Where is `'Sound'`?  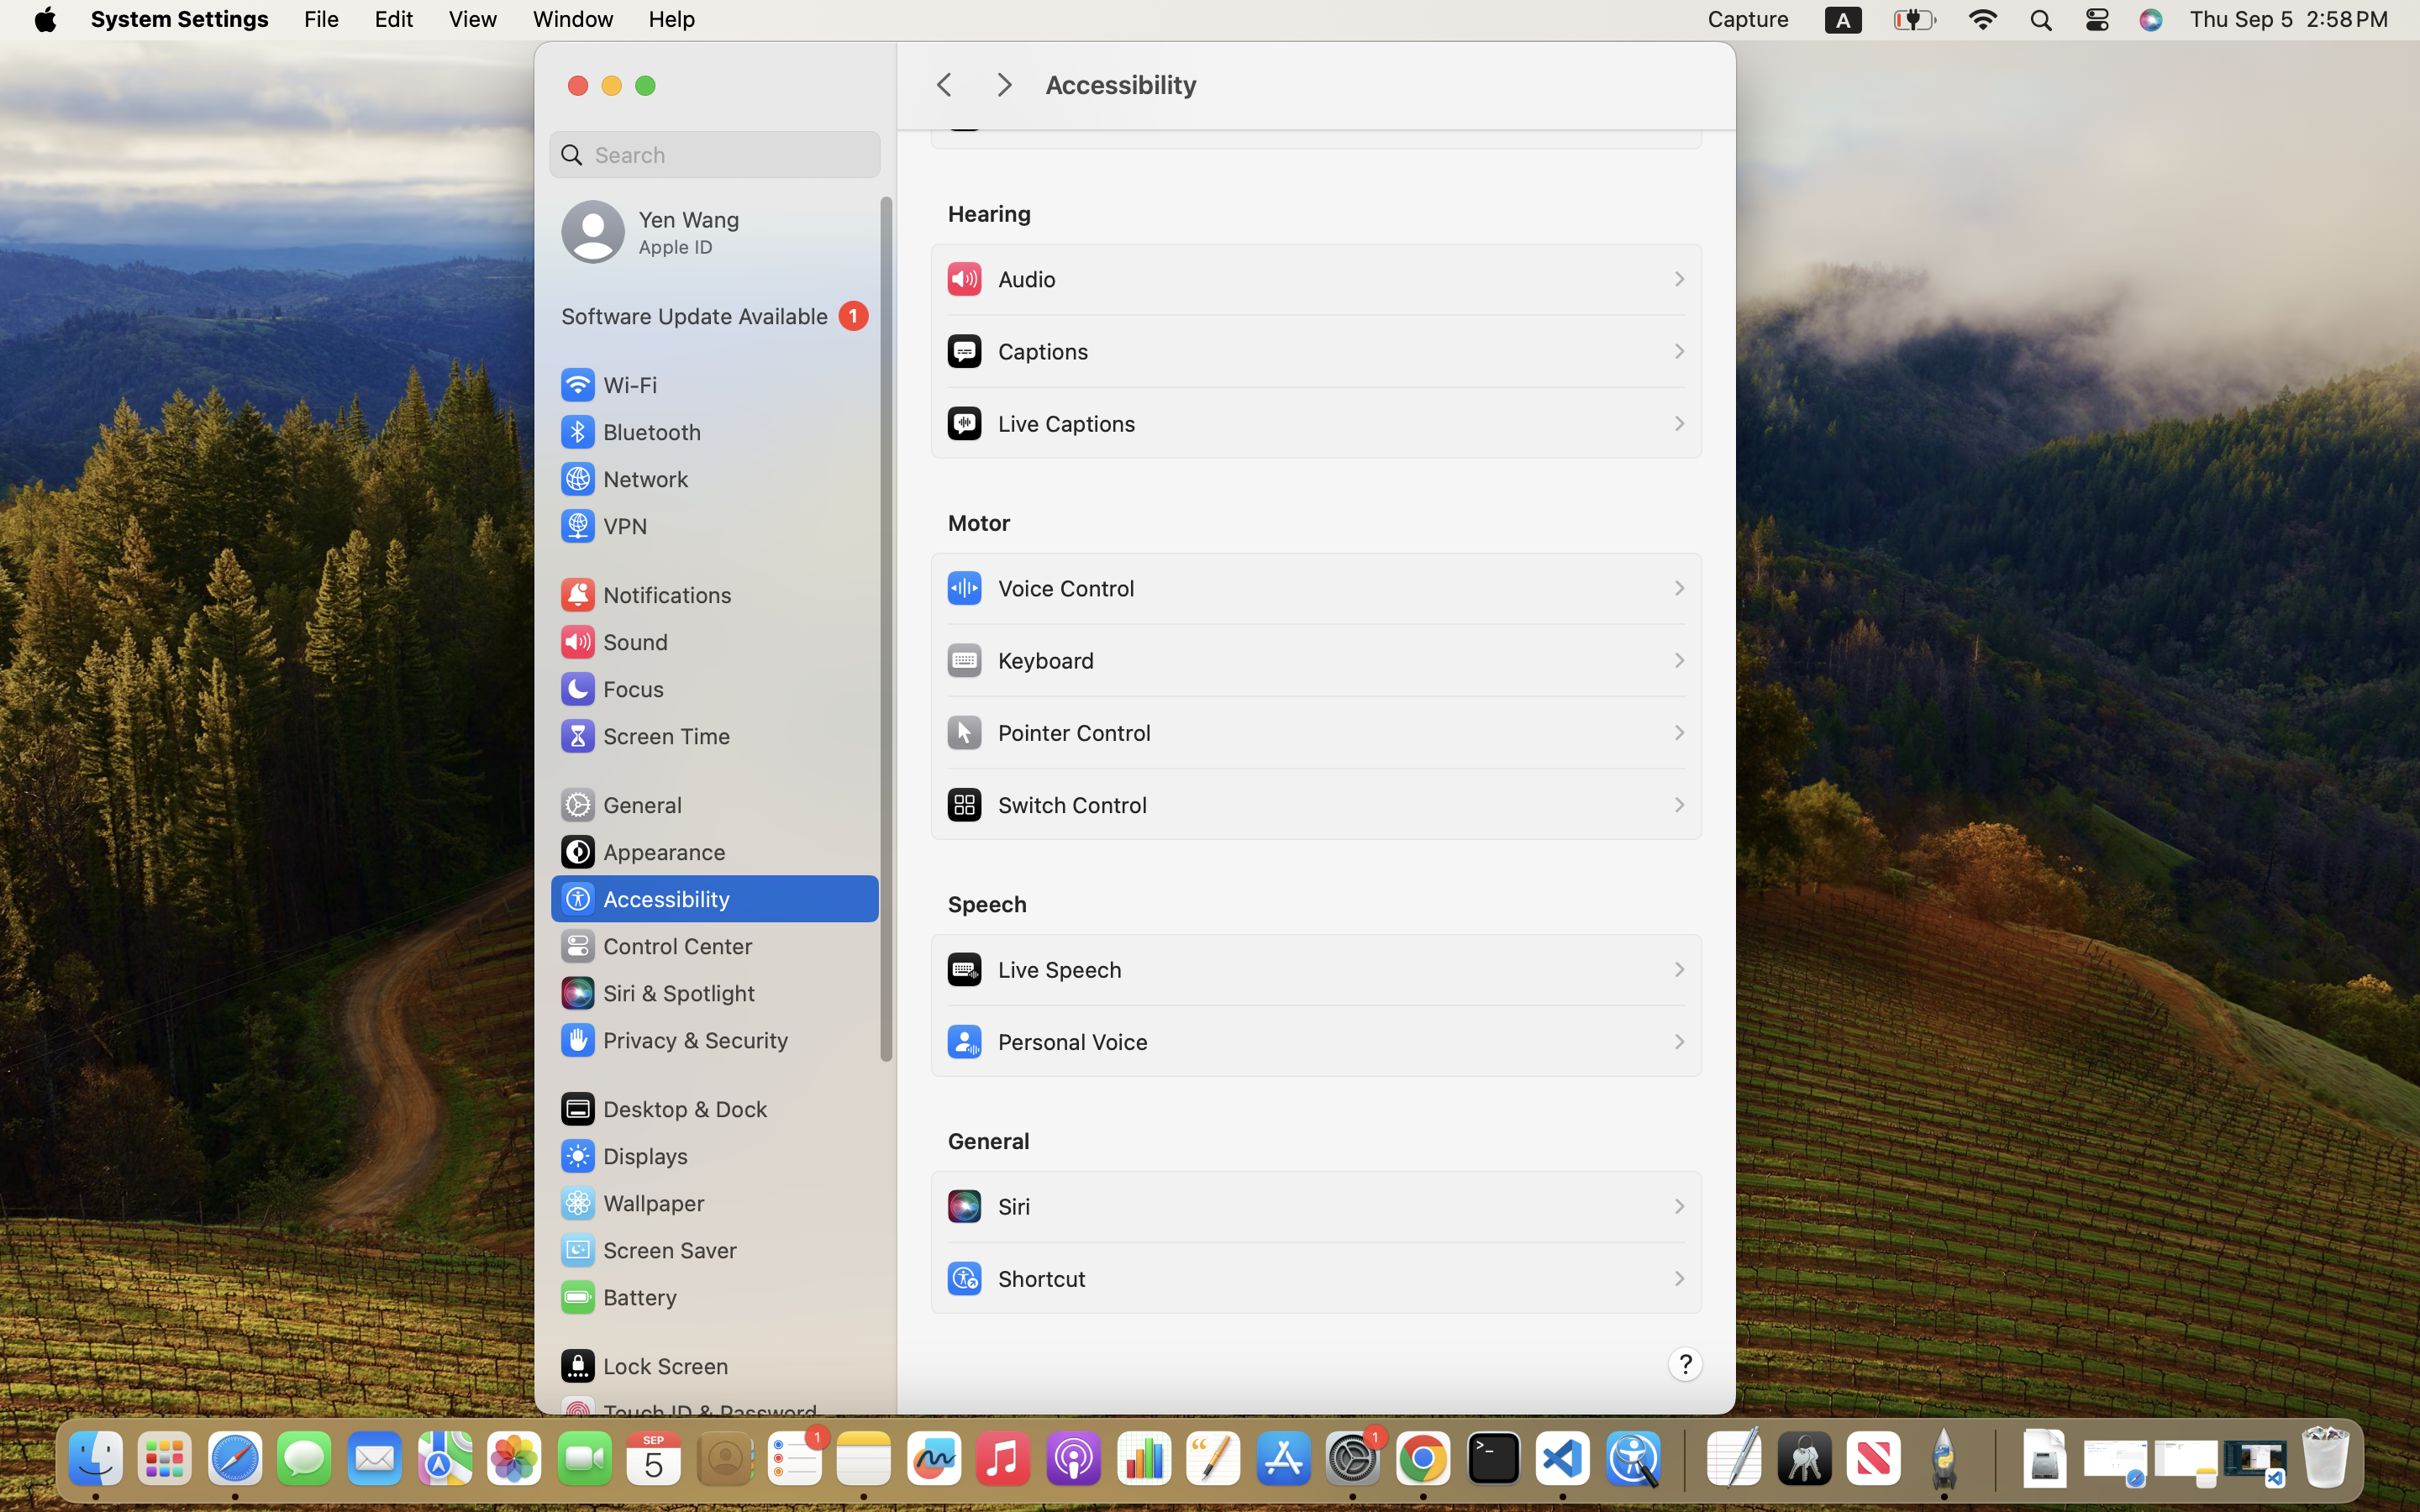 'Sound' is located at coordinates (613, 640).